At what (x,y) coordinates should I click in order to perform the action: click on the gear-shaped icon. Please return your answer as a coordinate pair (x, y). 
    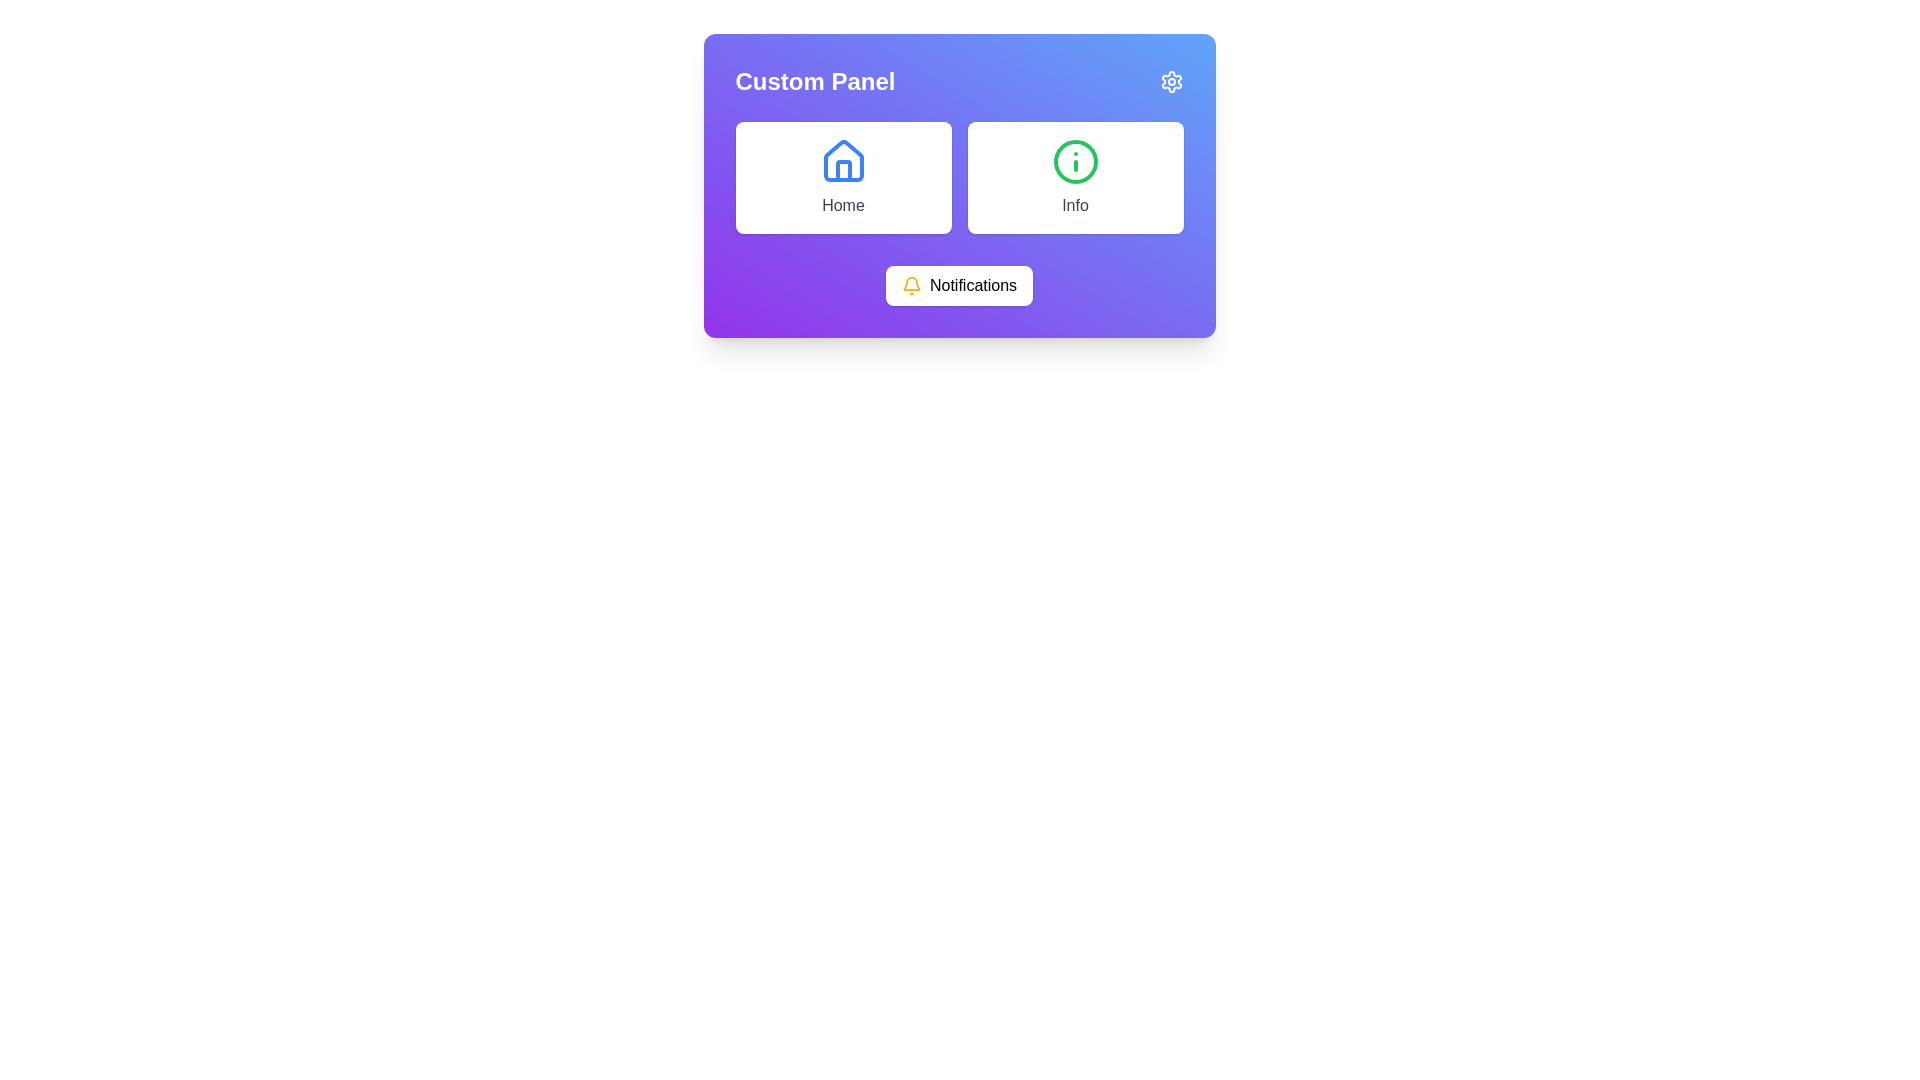
    Looking at the image, I should click on (1171, 80).